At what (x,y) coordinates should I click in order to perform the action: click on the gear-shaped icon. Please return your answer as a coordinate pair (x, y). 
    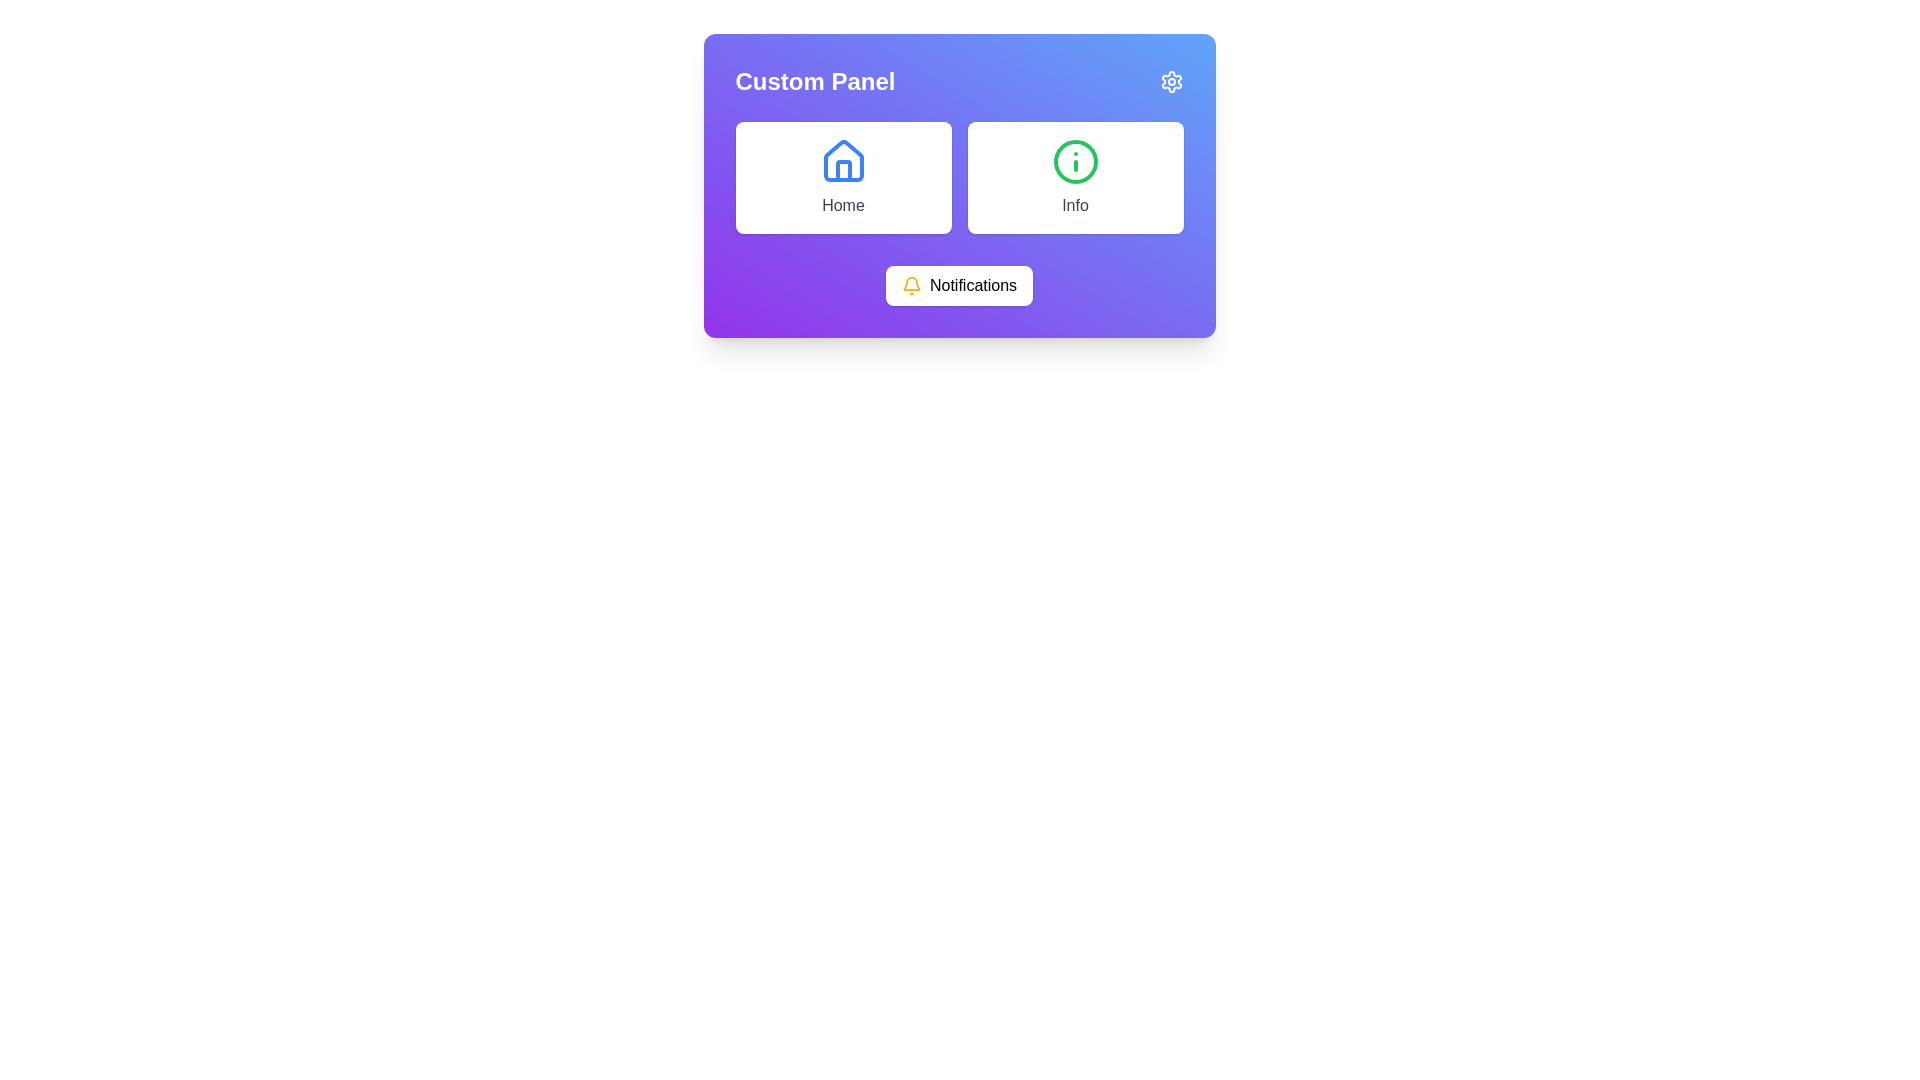
    Looking at the image, I should click on (1171, 80).